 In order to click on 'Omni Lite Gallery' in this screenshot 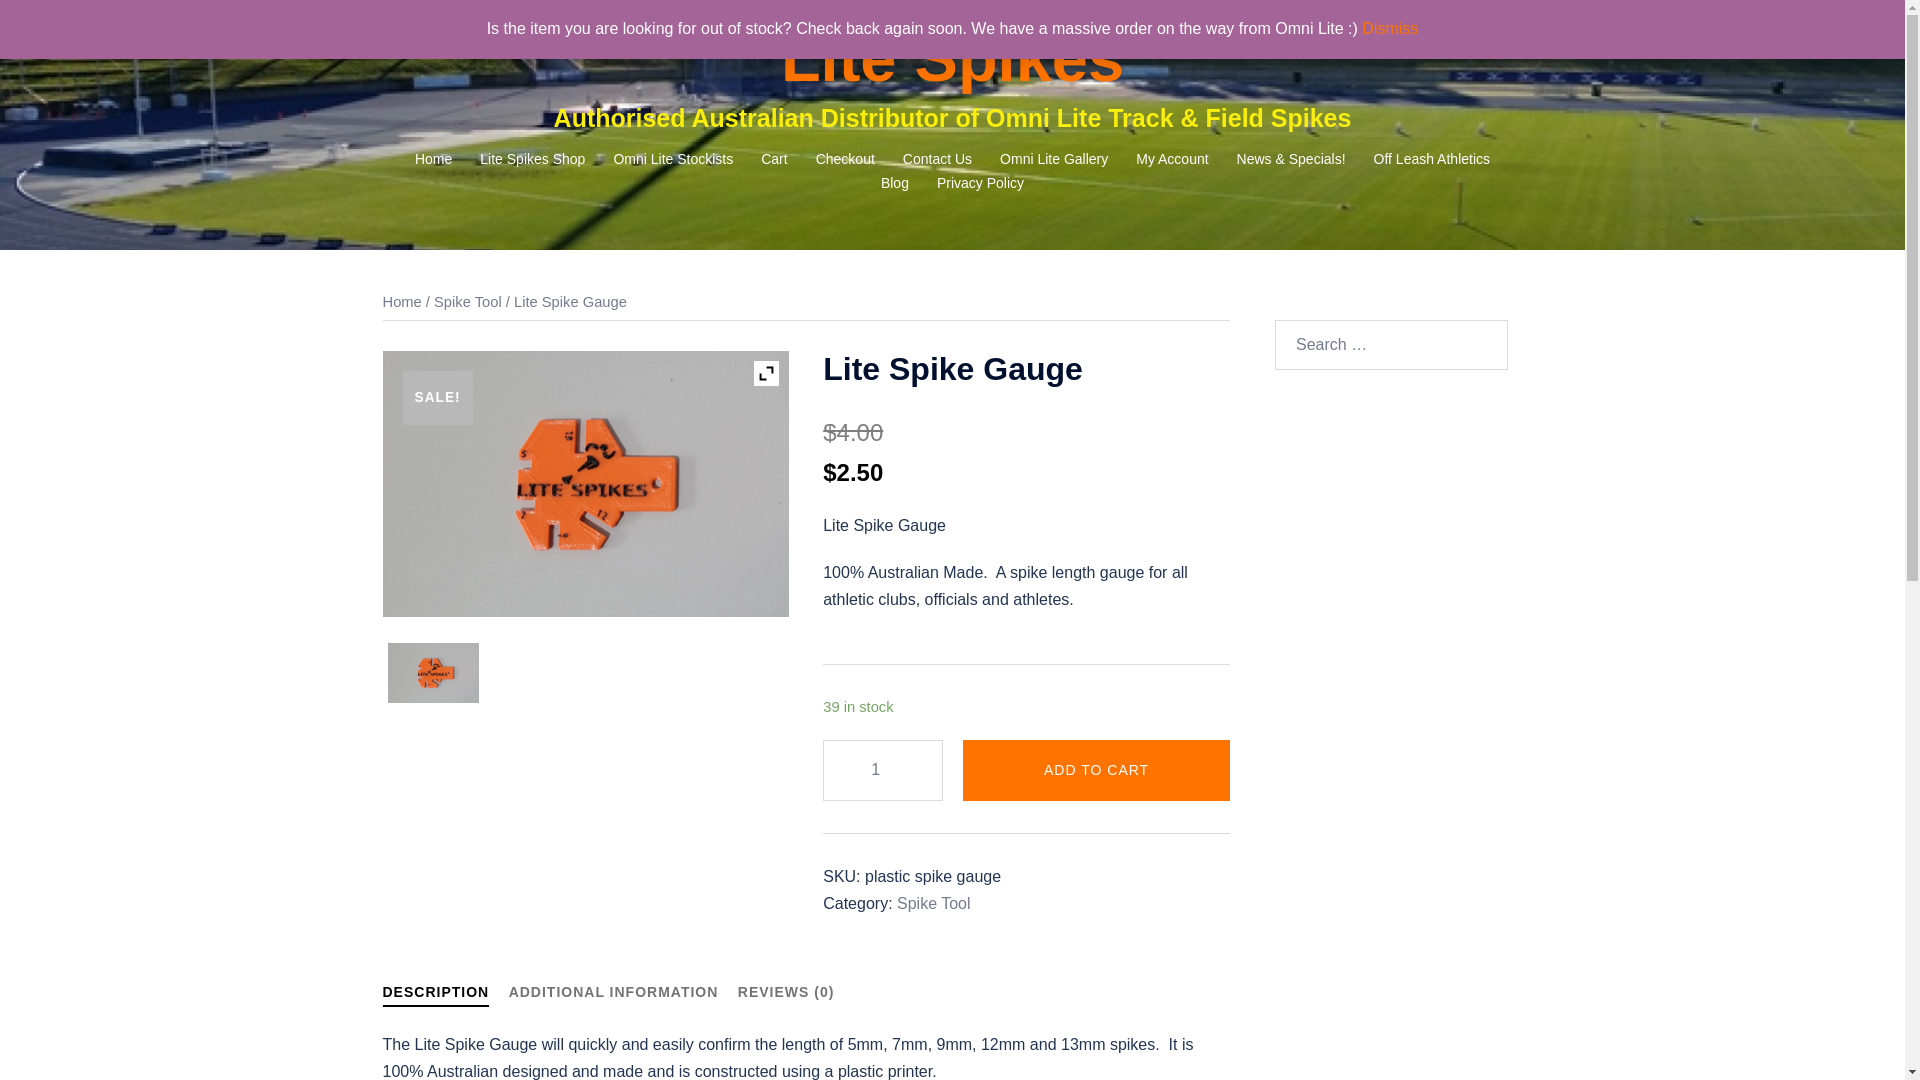, I will do `click(1053, 158)`.